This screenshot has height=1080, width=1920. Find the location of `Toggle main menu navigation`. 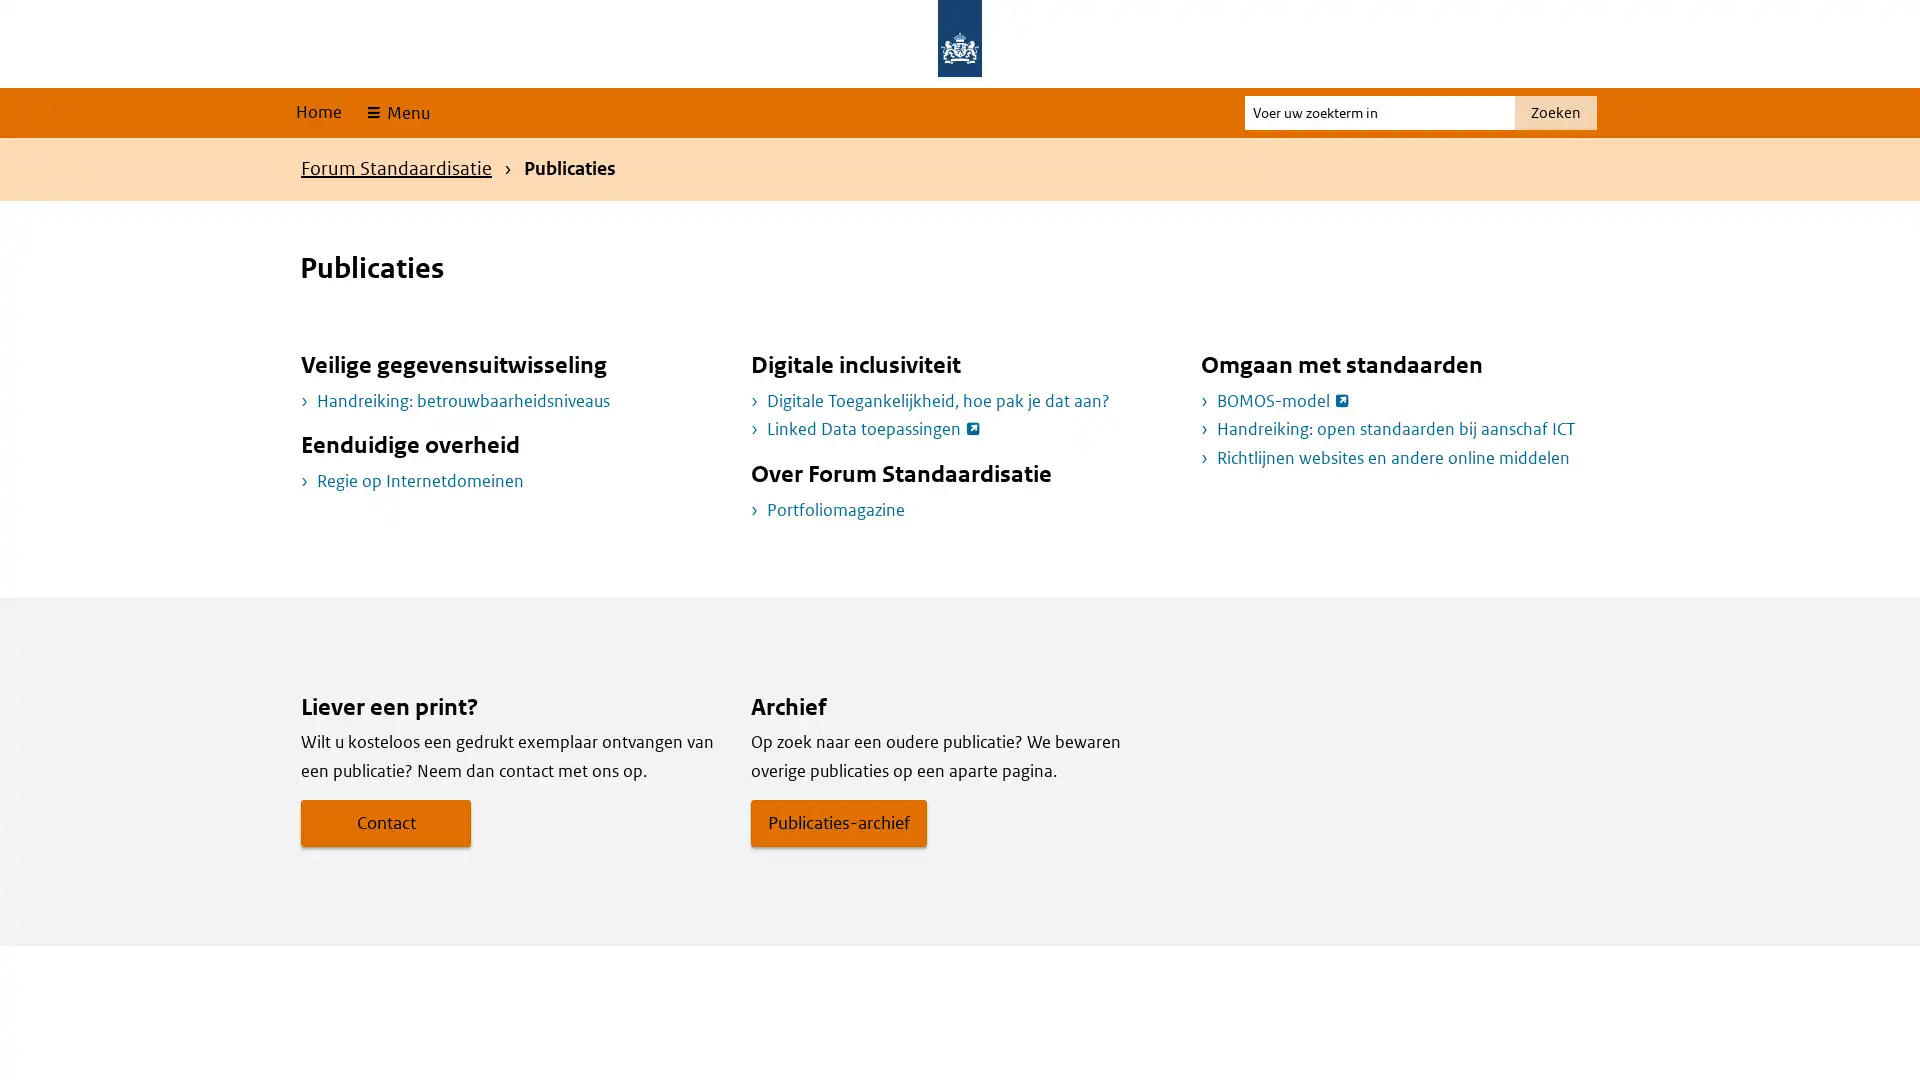

Toggle main menu navigation is located at coordinates (396, 112).